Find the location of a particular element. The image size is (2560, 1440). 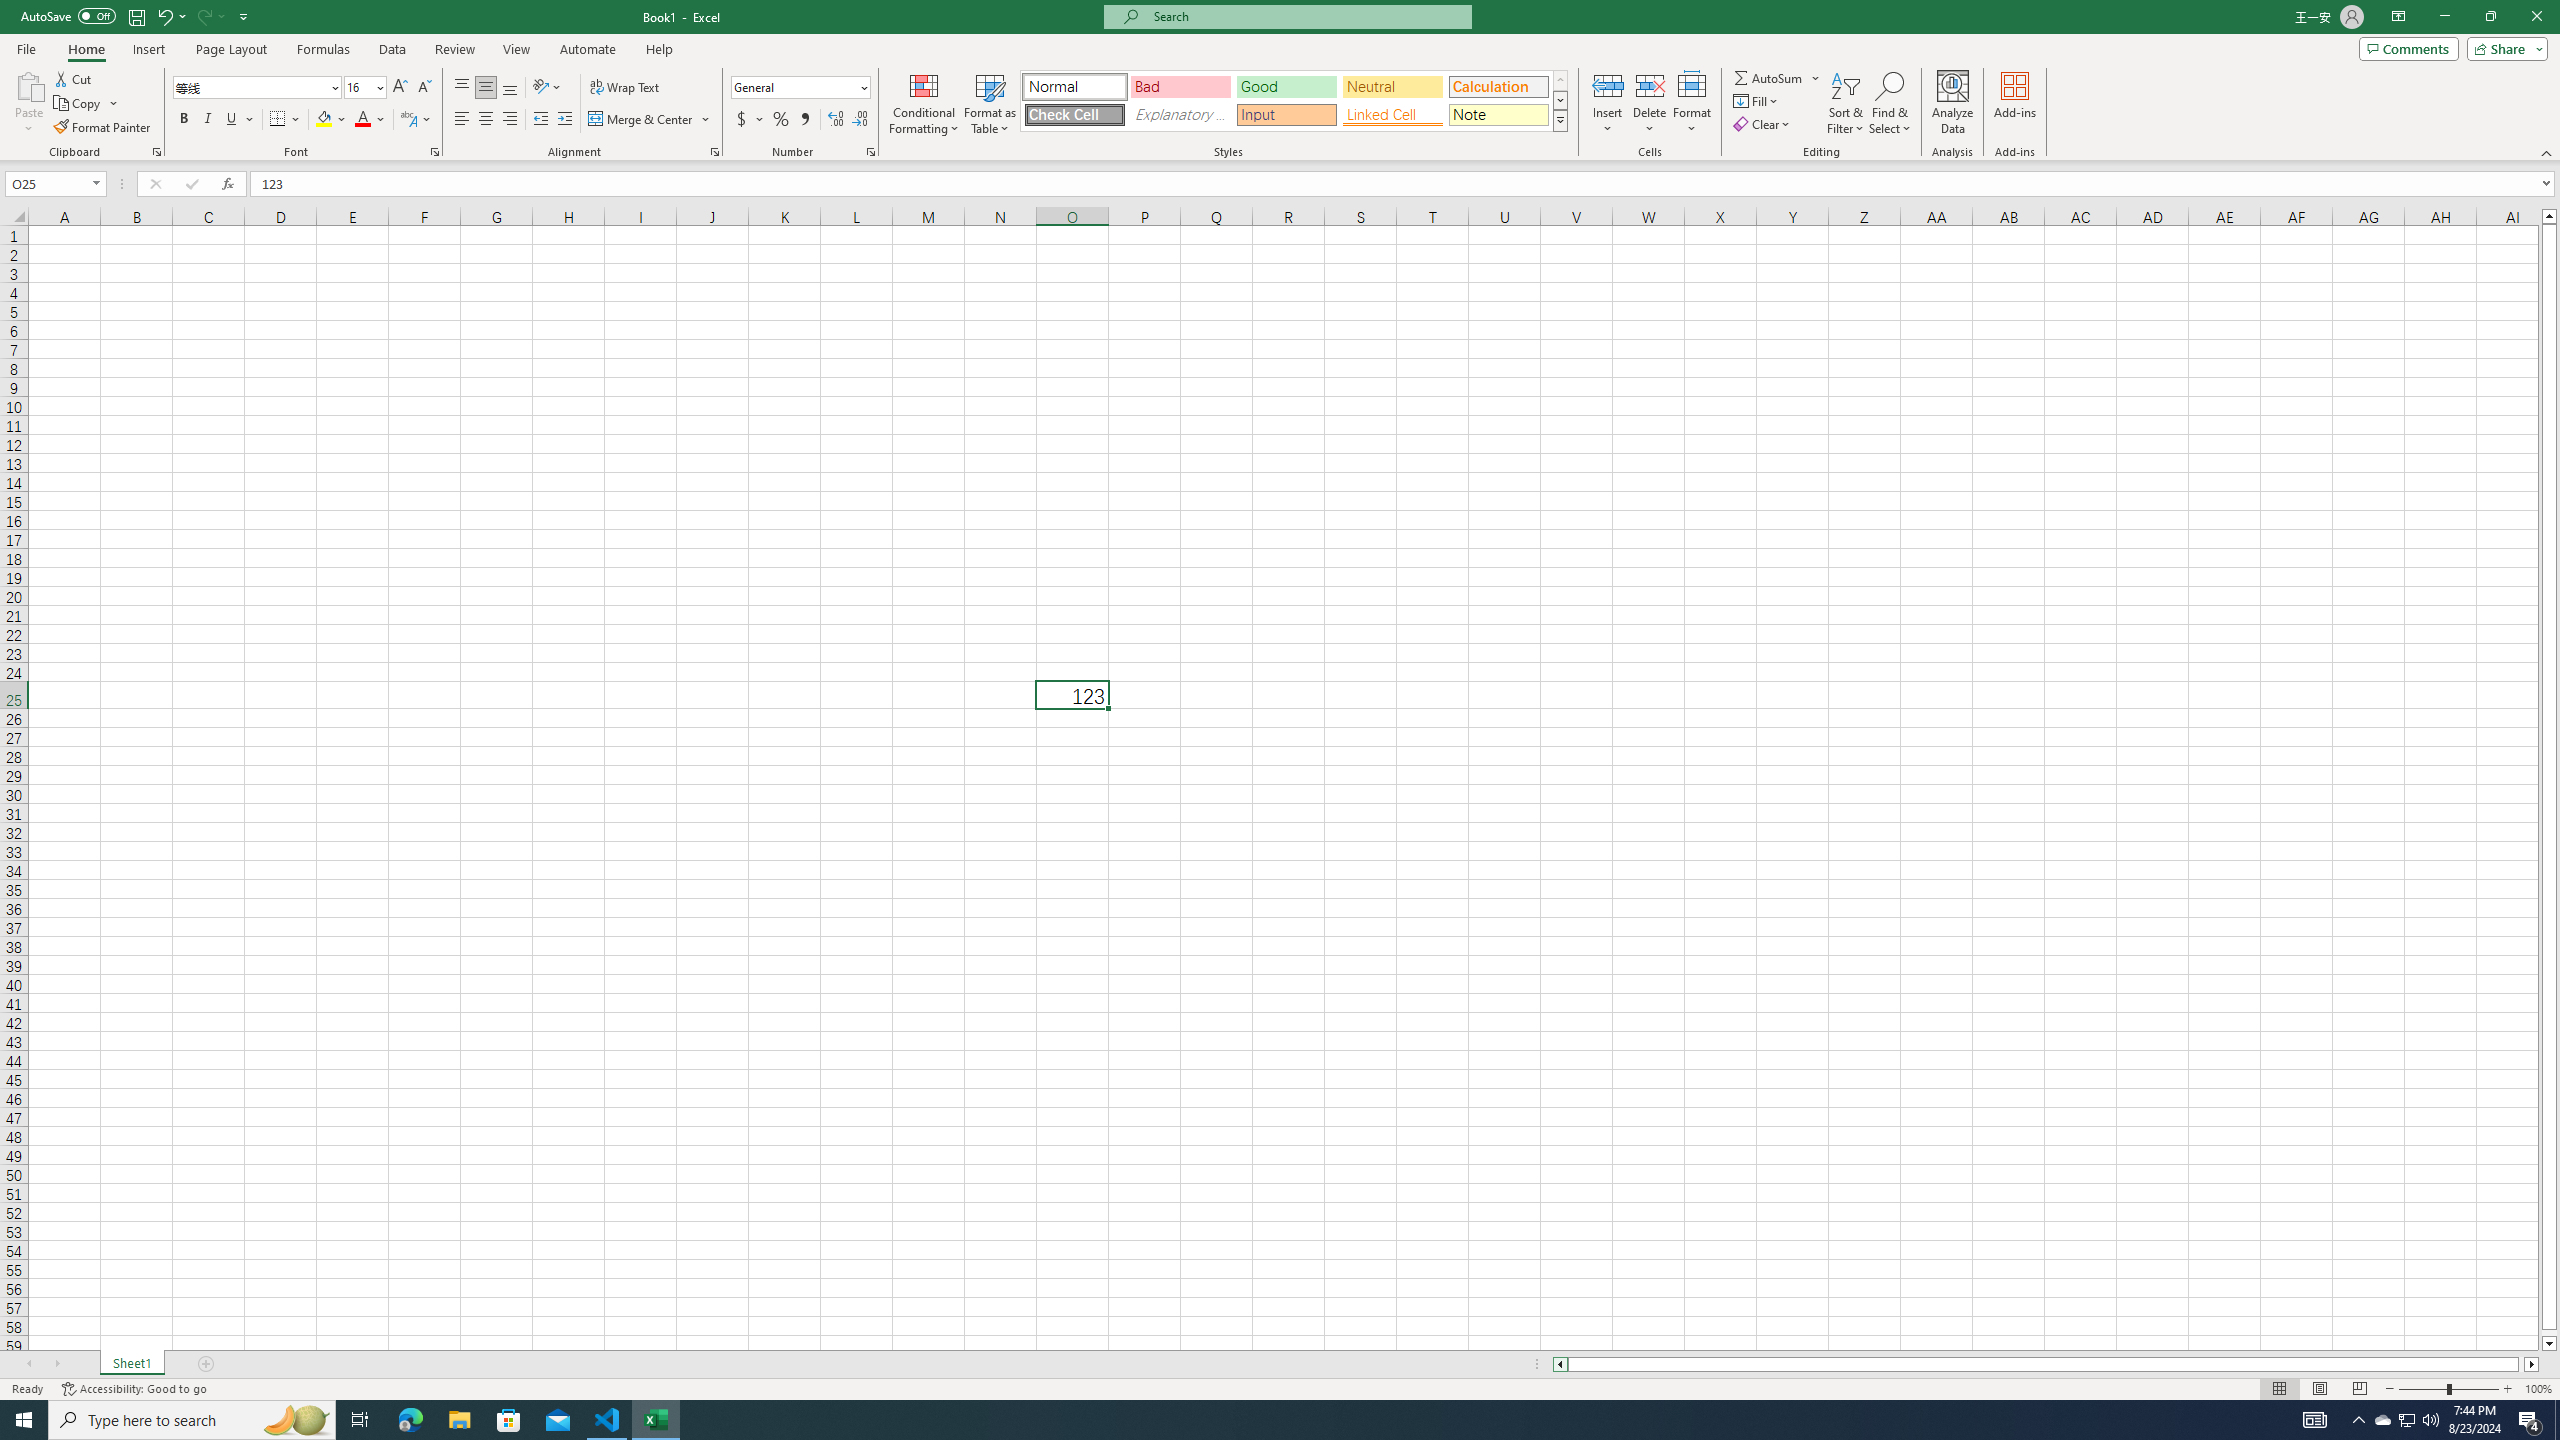

'Orientation' is located at coordinates (546, 87).